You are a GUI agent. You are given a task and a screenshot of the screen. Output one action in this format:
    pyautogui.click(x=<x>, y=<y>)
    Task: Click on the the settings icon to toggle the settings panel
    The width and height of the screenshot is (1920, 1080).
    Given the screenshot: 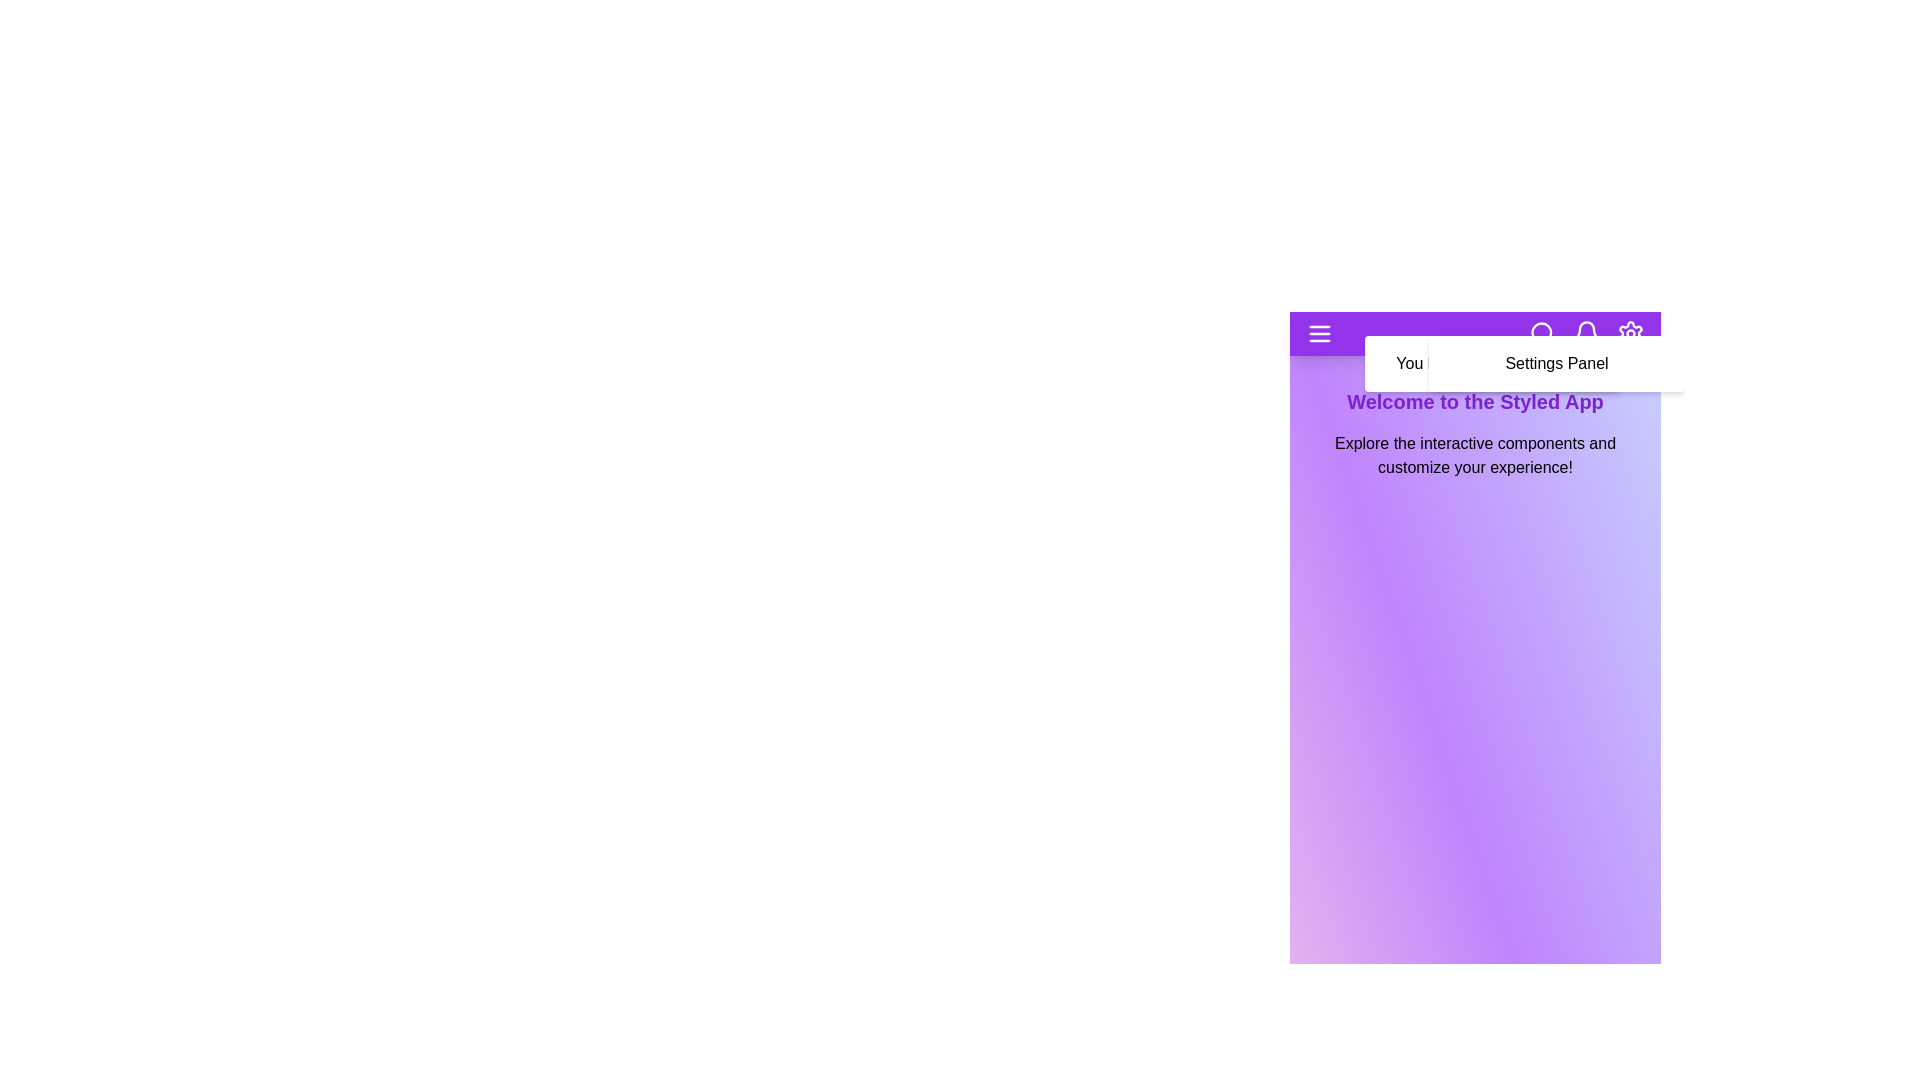 What is the action you would take?
    pyautogui.click(x=1631, y=333)
    